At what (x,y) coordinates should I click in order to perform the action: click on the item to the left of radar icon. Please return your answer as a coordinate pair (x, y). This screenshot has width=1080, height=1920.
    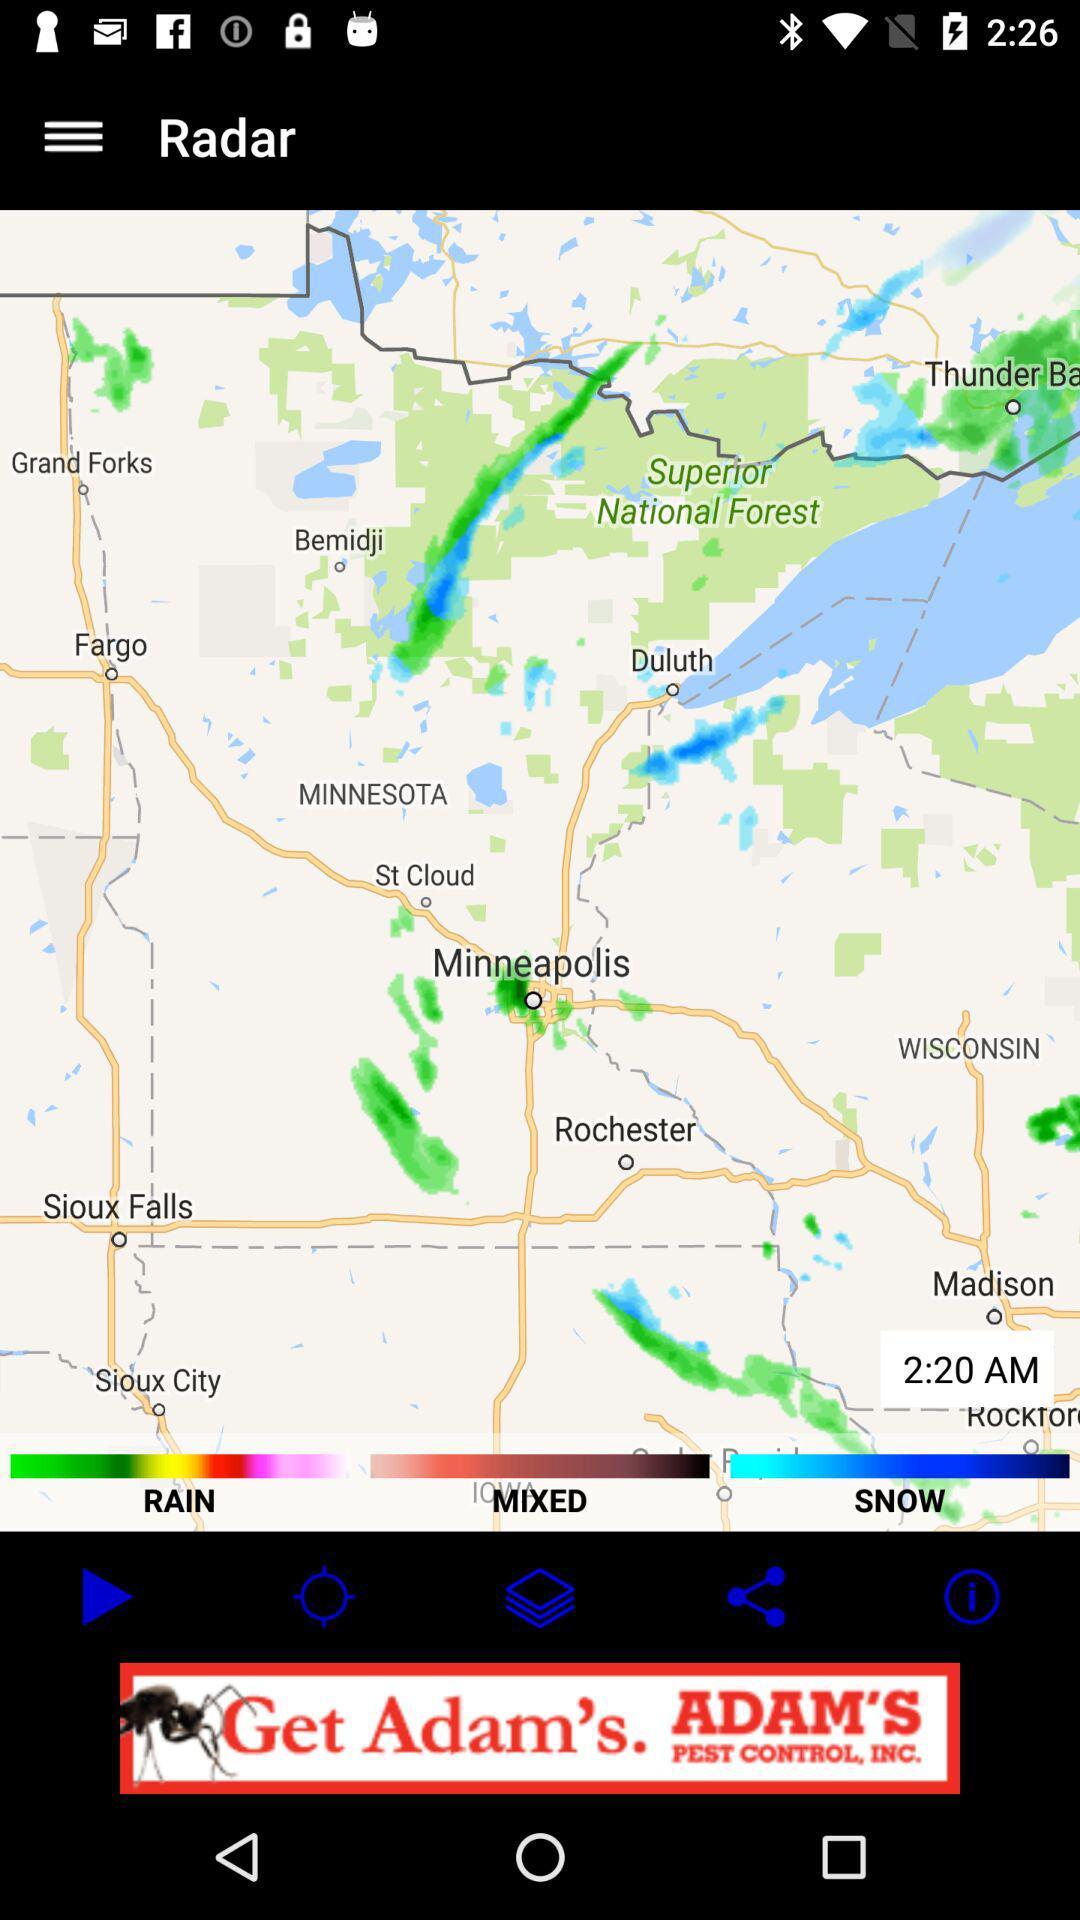
    Looking at the image, I should click on (72, 135).